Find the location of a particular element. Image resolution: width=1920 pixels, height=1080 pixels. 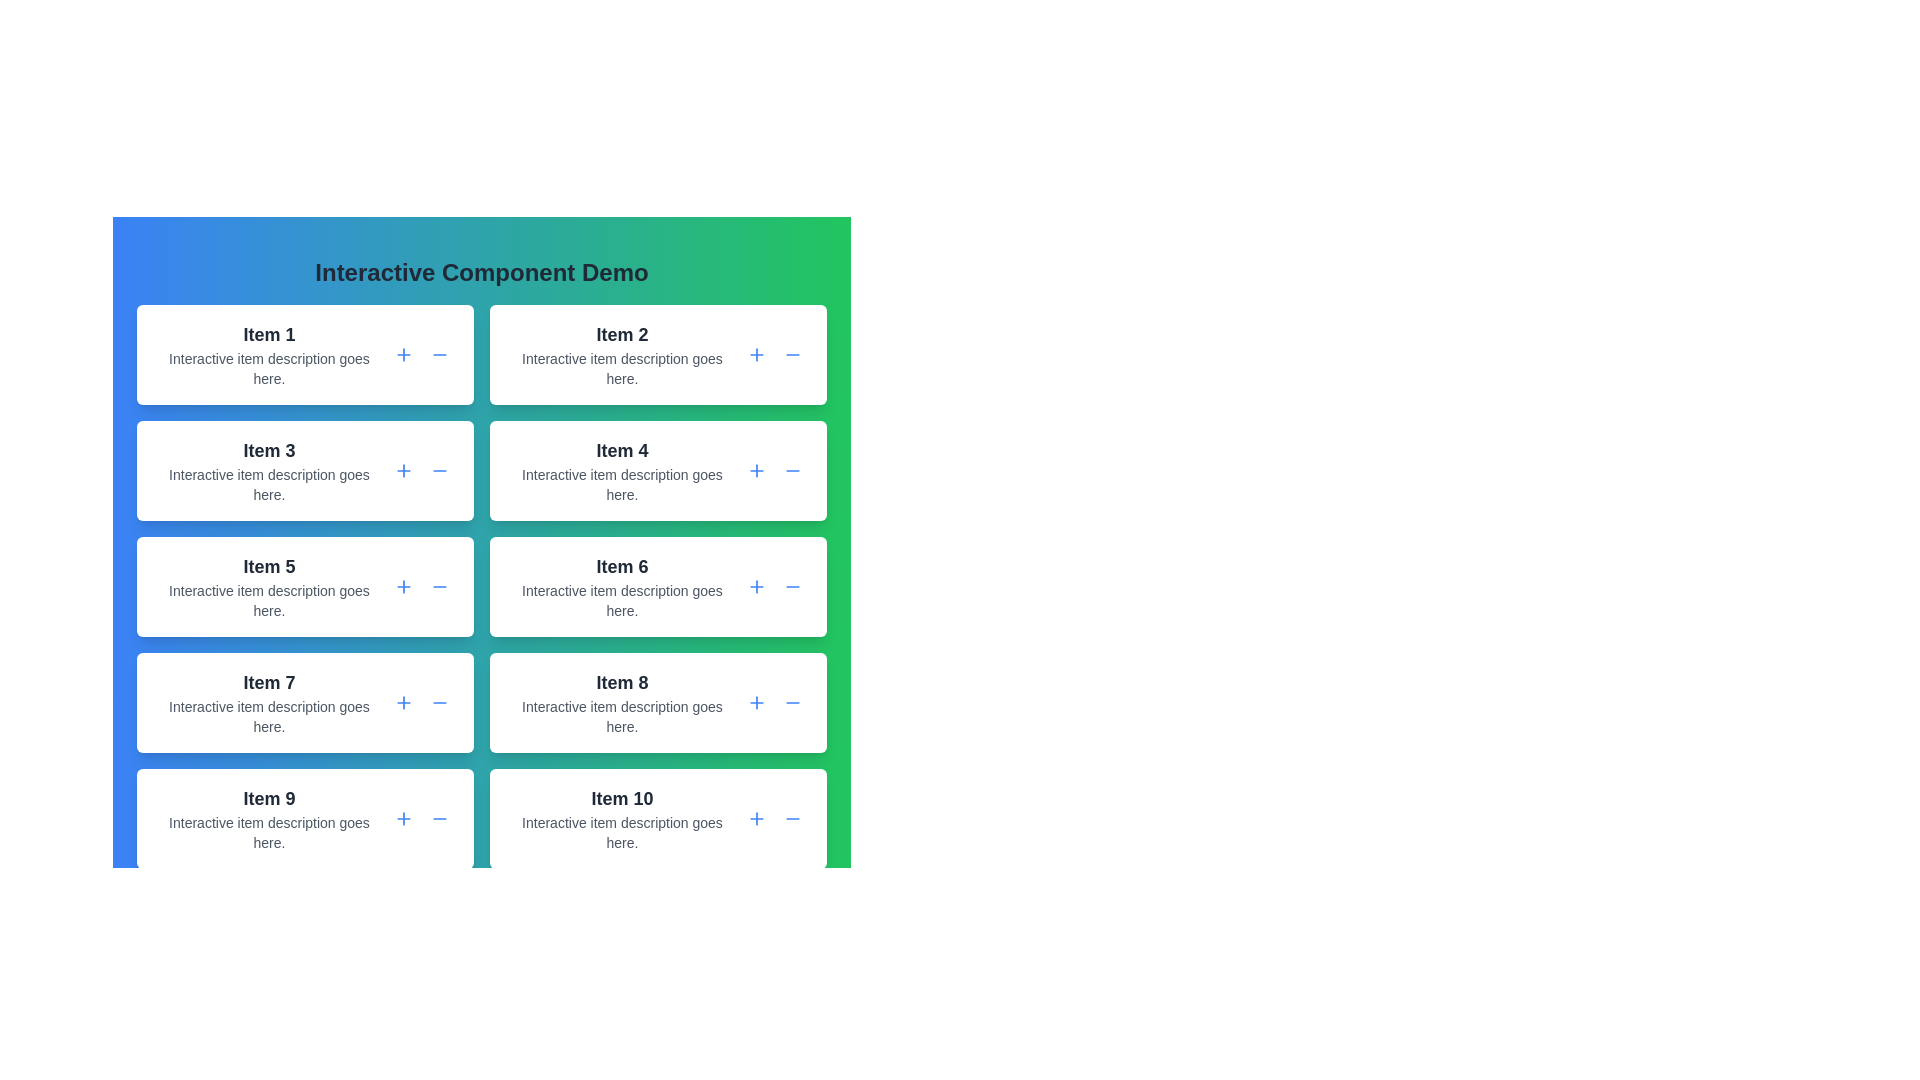

the circular minus button icon, which is styled in blue and located next to 'Item 10', to decrement the count is located at coordinates (791, 818).